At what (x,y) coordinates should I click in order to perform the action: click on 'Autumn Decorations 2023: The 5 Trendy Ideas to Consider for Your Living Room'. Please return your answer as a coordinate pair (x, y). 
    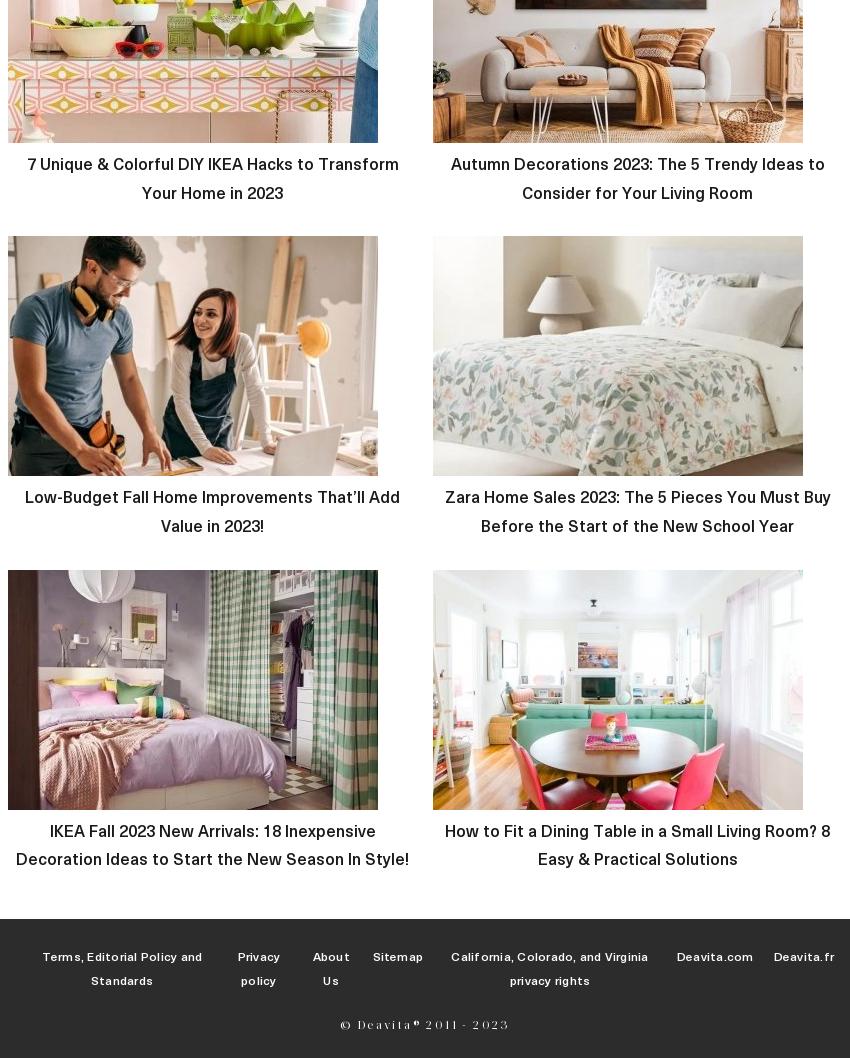
    Looking at the image, I should click on (448, 178).